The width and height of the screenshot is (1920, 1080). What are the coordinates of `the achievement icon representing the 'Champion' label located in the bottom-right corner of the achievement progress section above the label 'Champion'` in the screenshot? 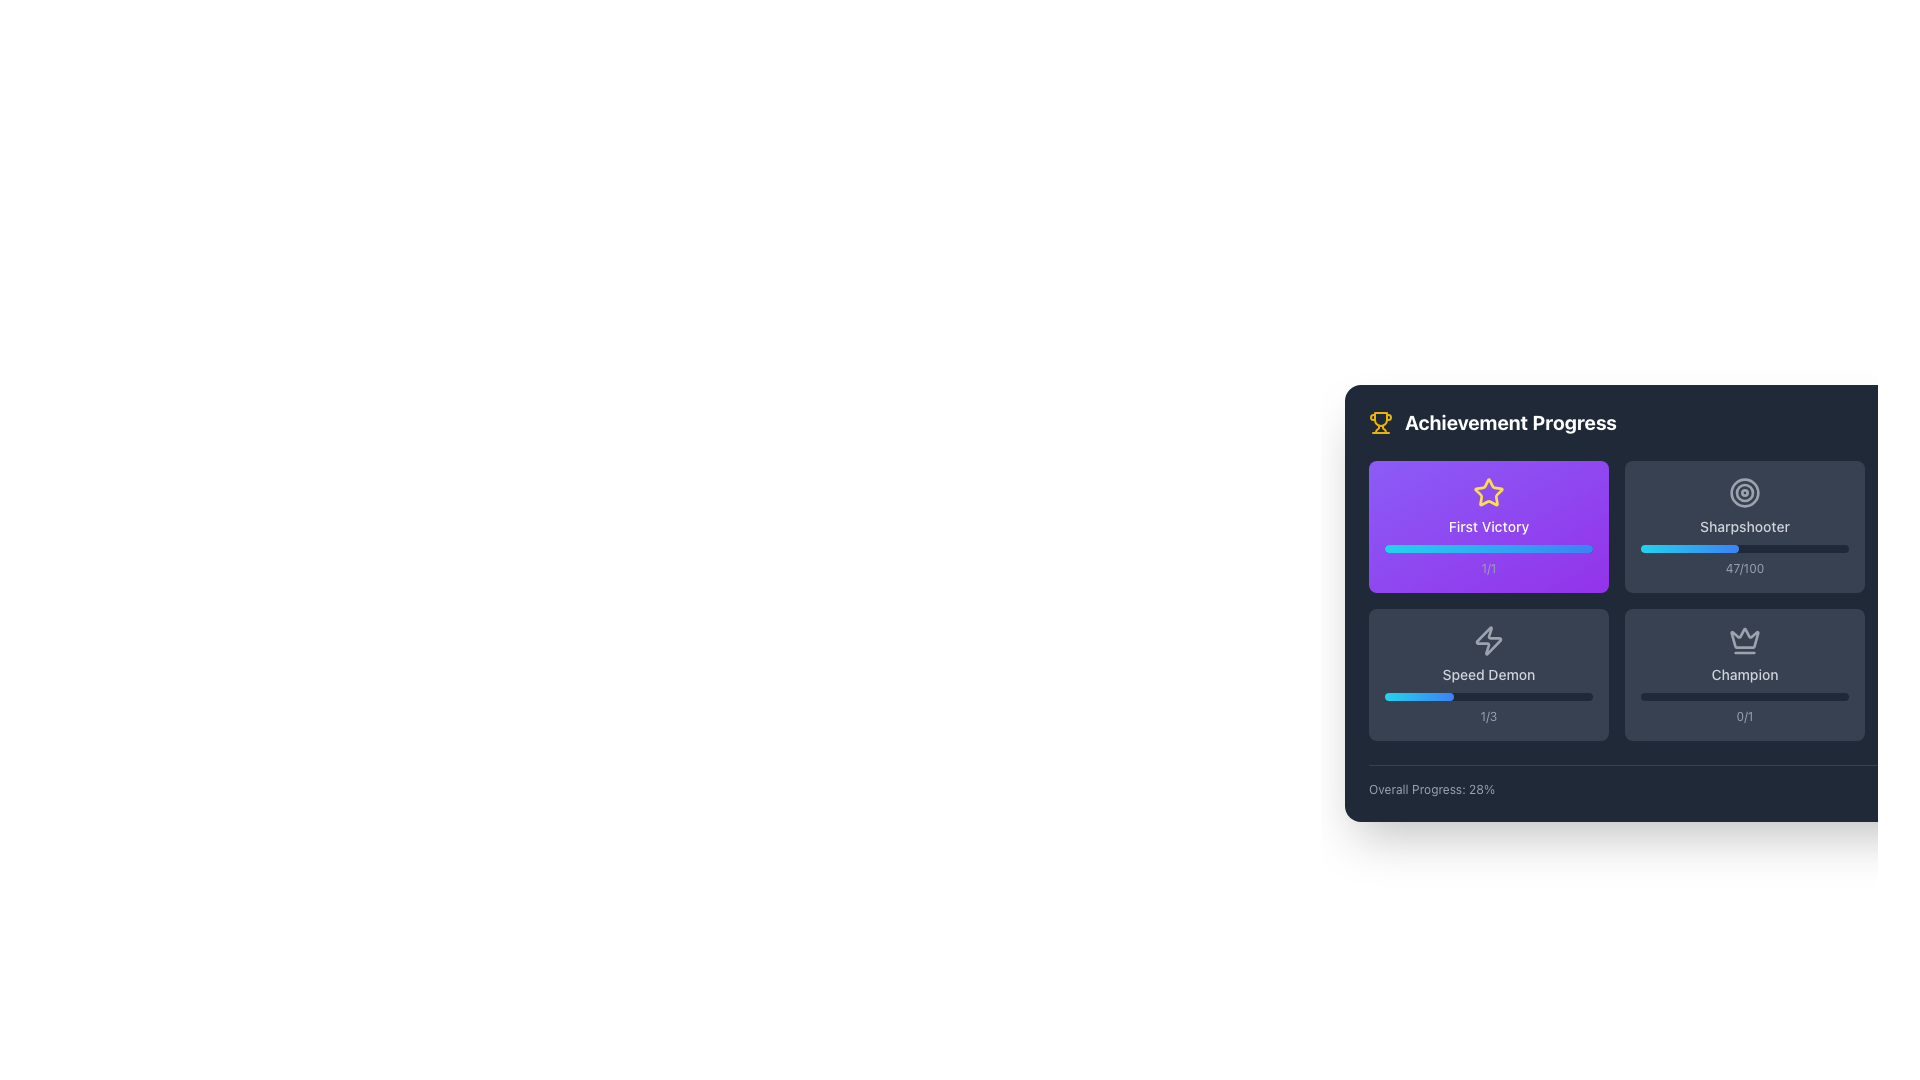 It's located at (1744, 640).